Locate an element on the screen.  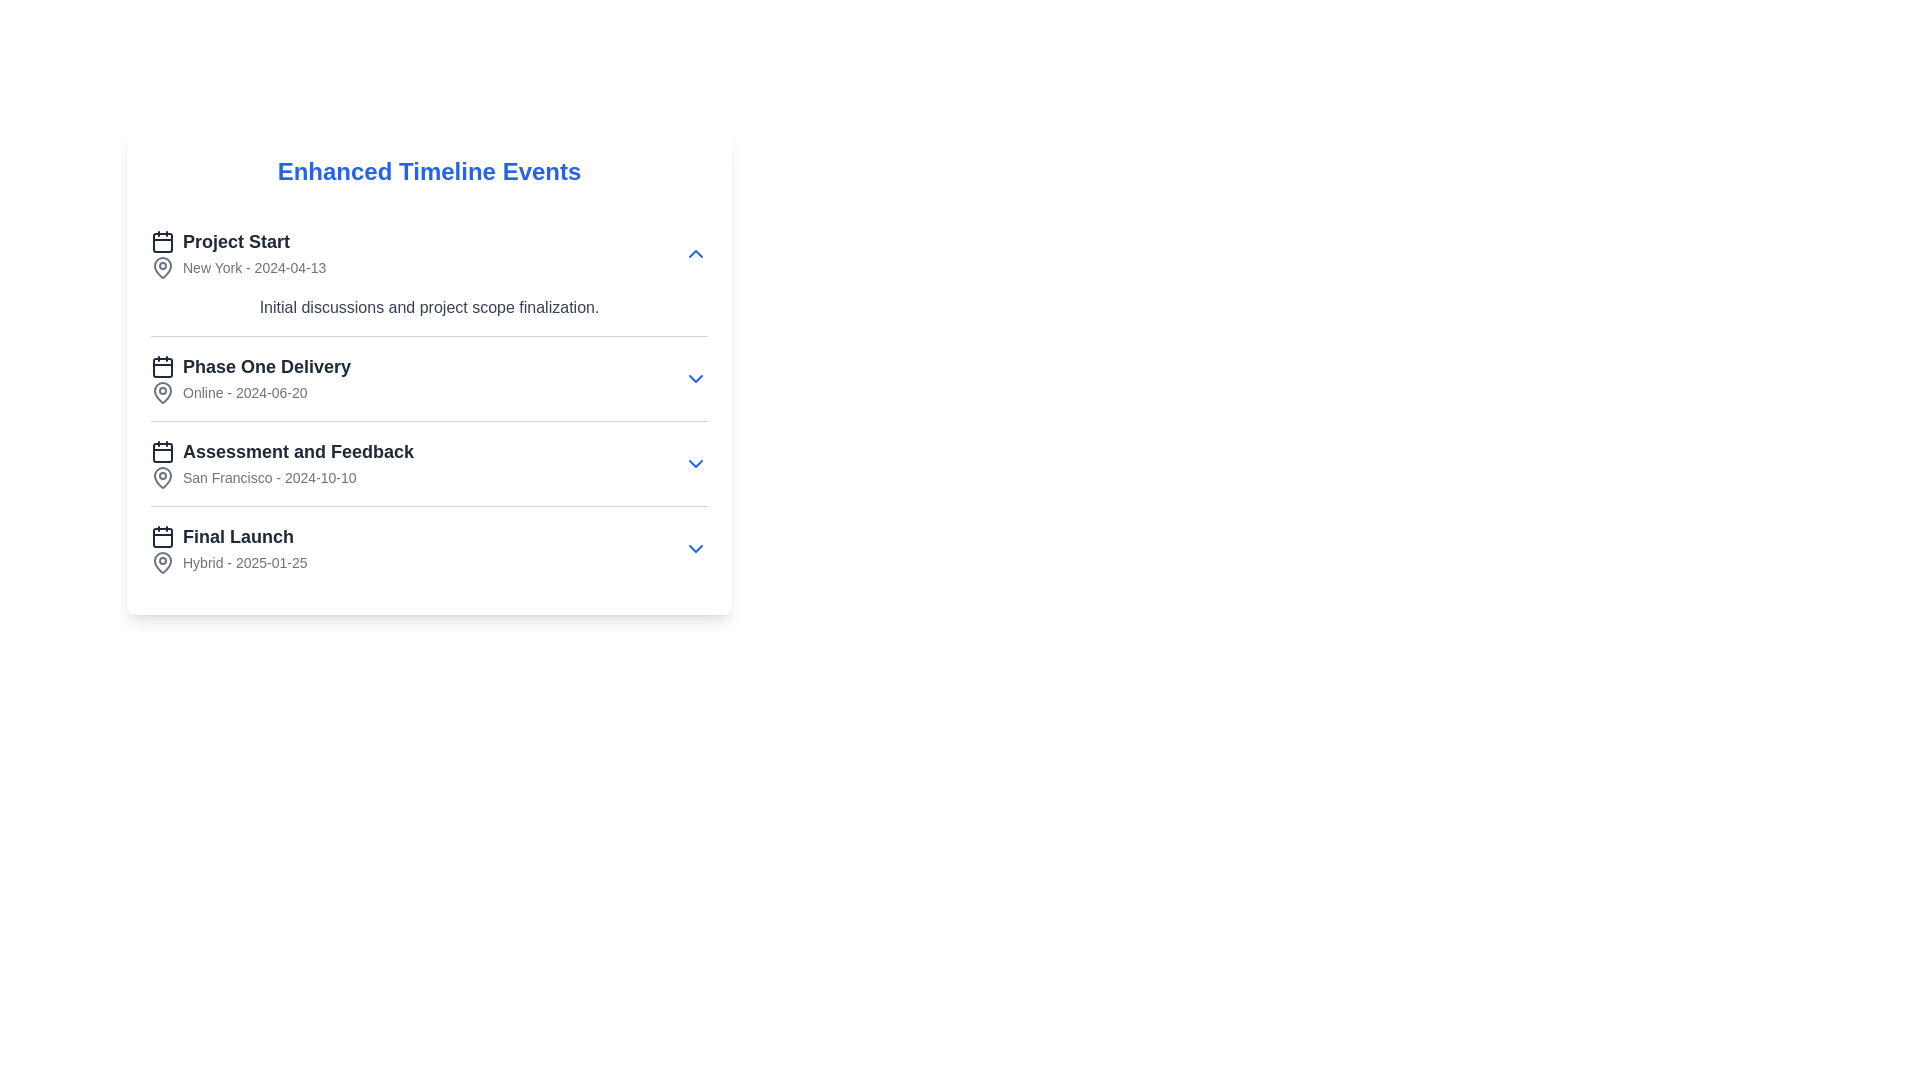
the chevron icon on the far right of the 'Assessment and Feedback' section is located at coordinates (696, 463).